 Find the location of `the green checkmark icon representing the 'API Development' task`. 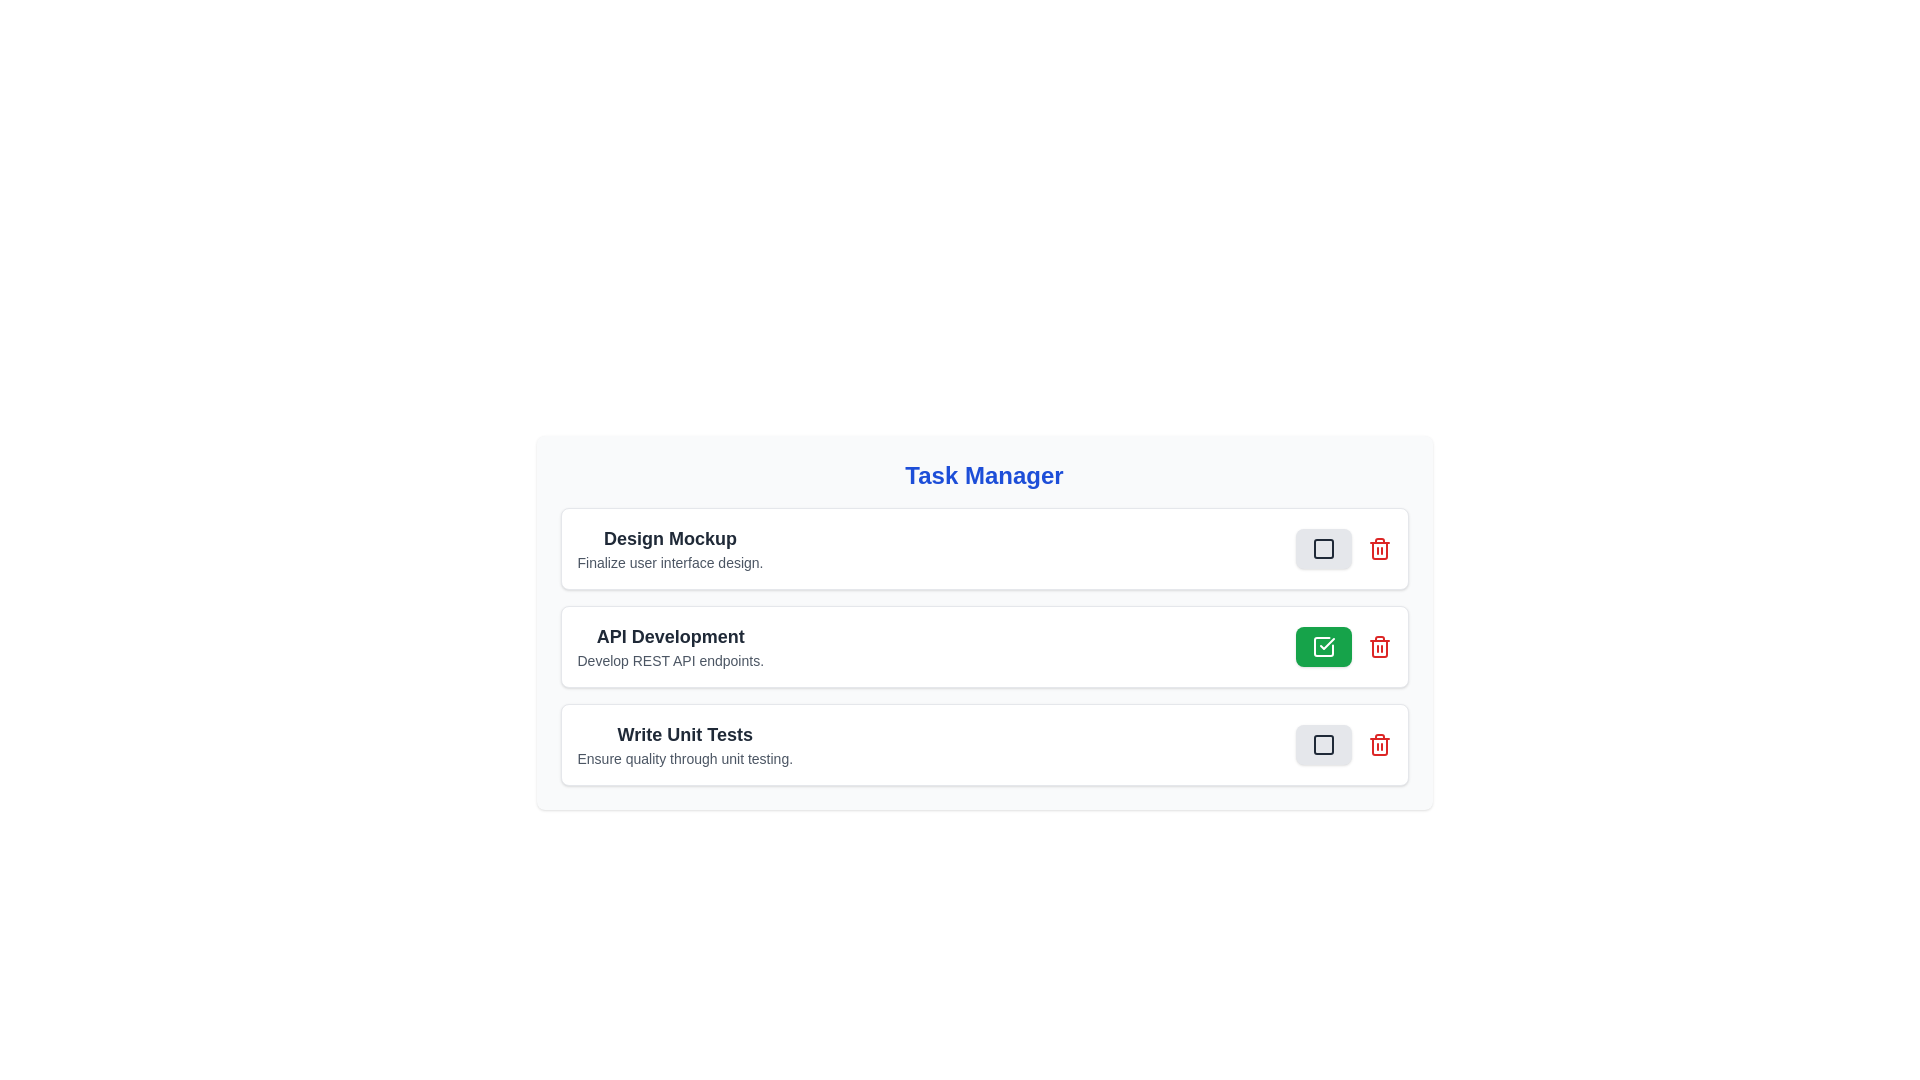

the green checkmark icon representing the 'API Development' task is located at coordinates (1323, 647).